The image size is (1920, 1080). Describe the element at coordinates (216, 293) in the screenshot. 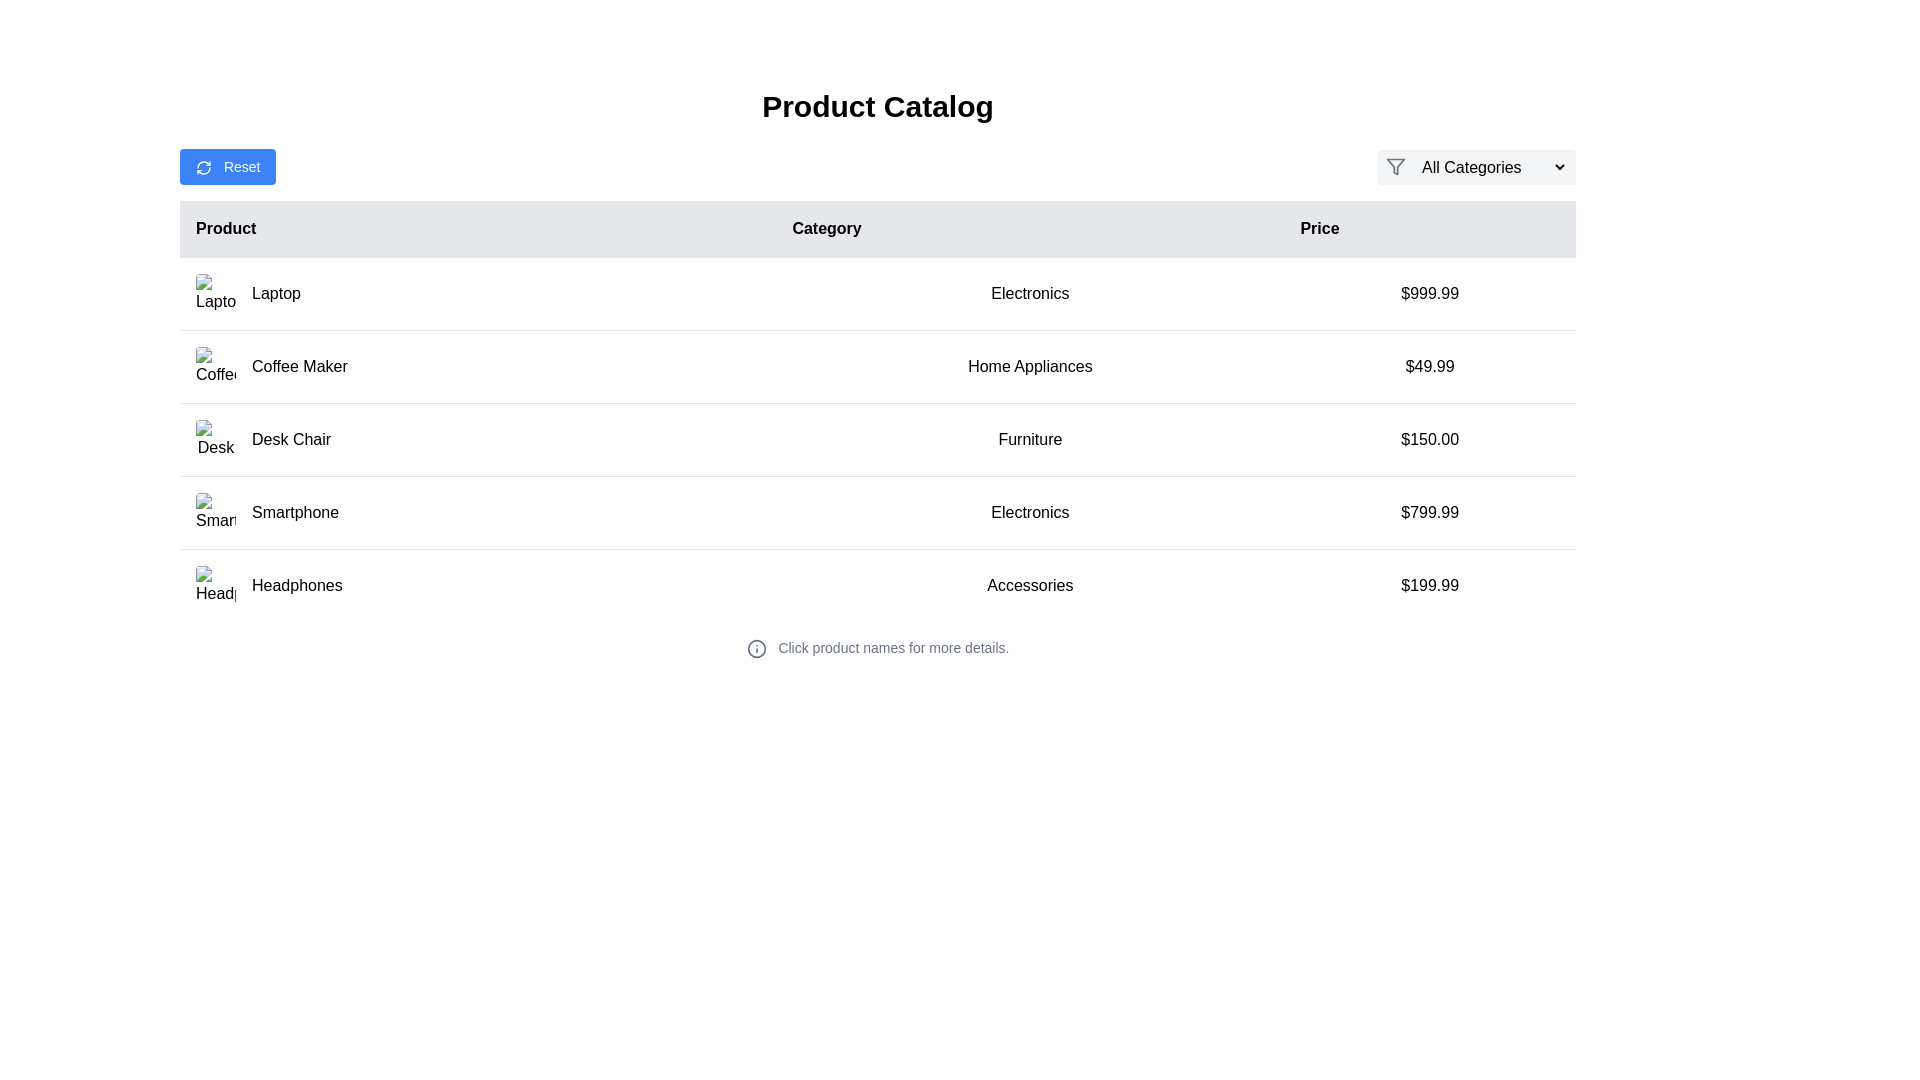

I see `the laptop product icon located` at that location.